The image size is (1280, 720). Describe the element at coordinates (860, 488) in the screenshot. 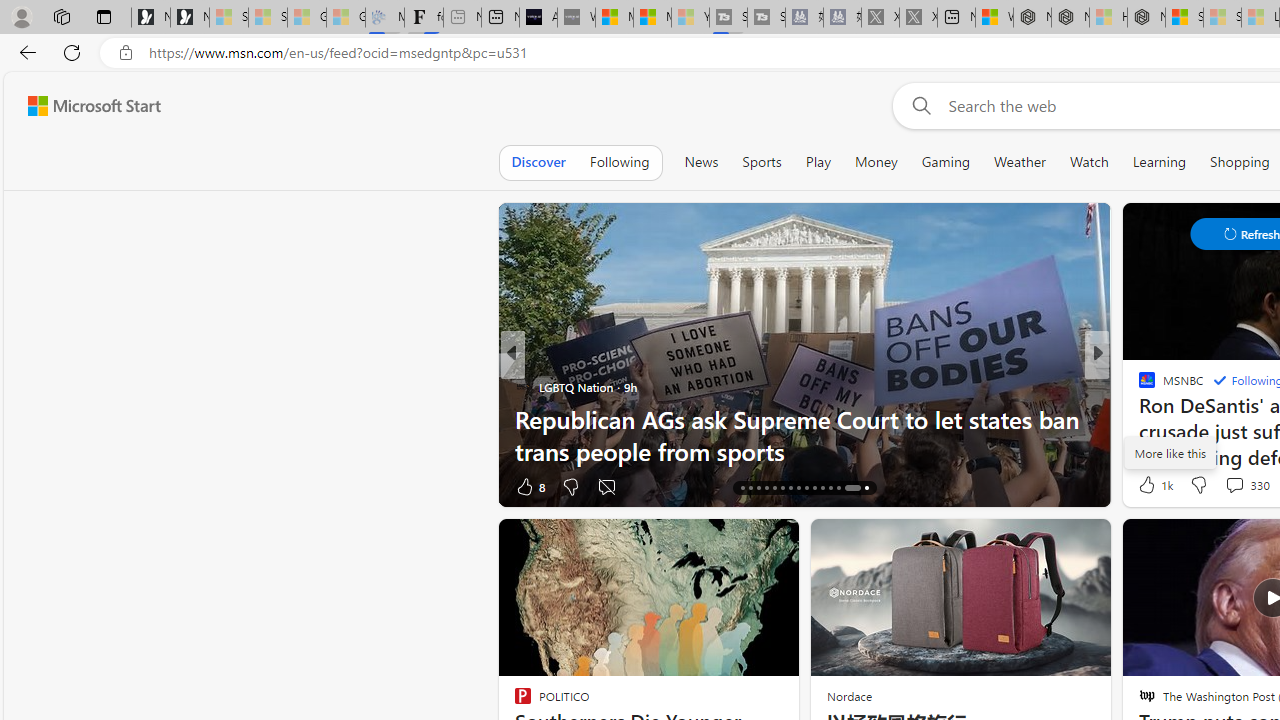

I see `'AutomationID: tab-30'` at that location.